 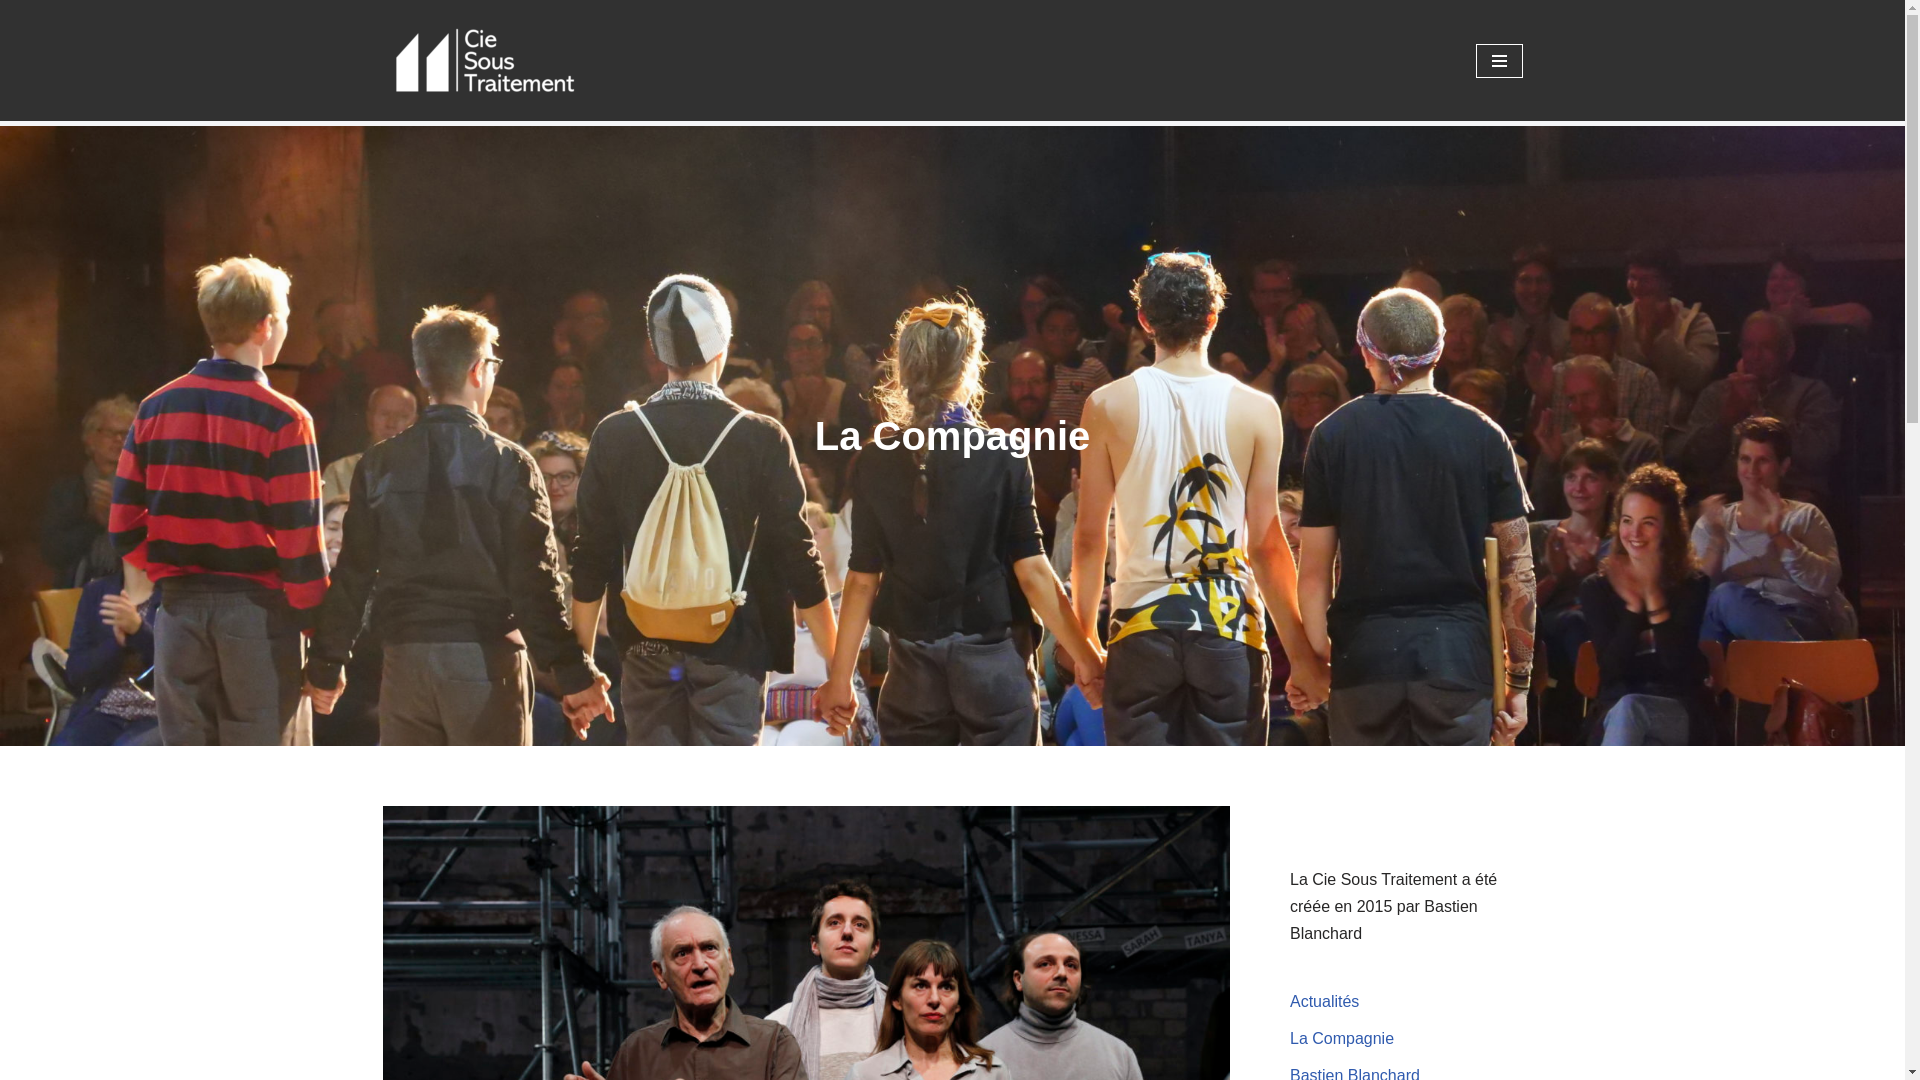 What do you see at coordinates (14, 42) in the screenshot?
I see `'Aller au contenu'` at bounding box center [14, 42].